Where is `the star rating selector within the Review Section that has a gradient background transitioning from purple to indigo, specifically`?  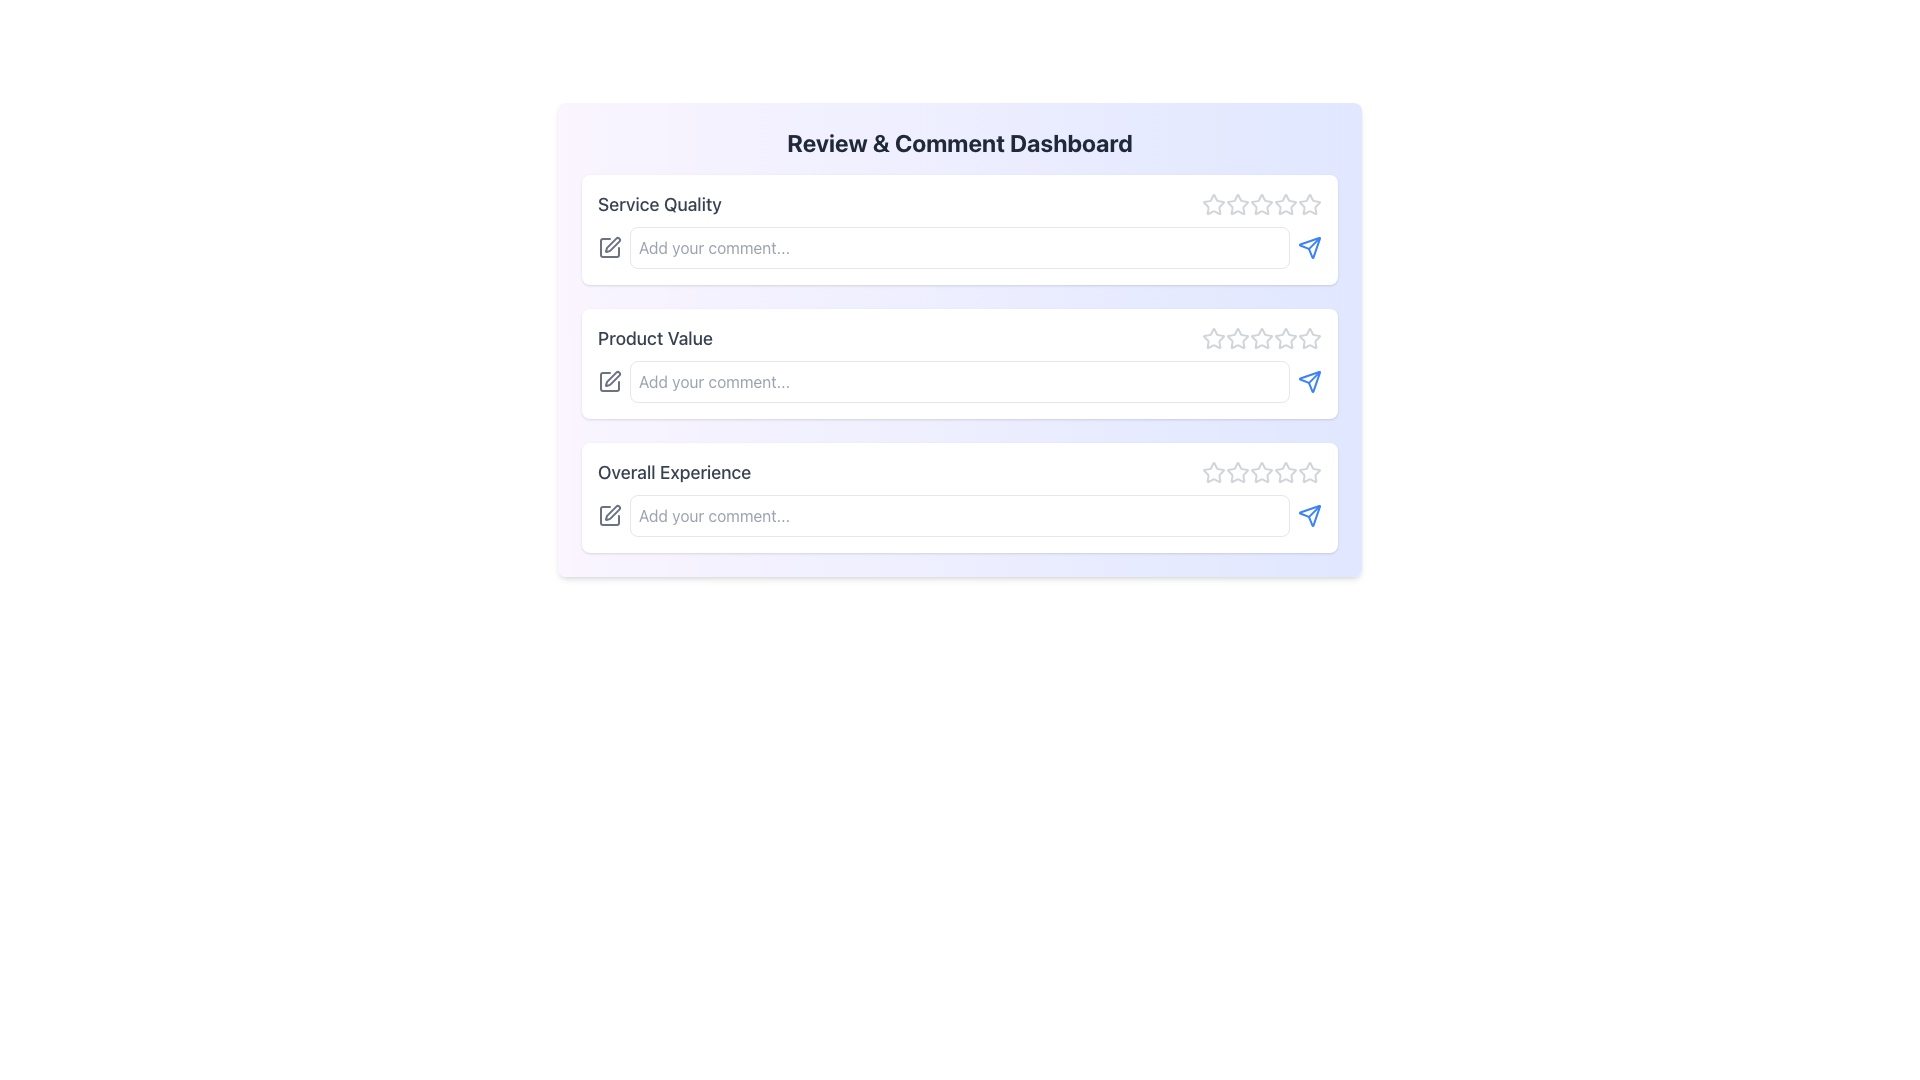 the star rating selector within the Review Section that has a gradient background transitioning from purple to indigo, specifically is located at coordinates (960, 338).